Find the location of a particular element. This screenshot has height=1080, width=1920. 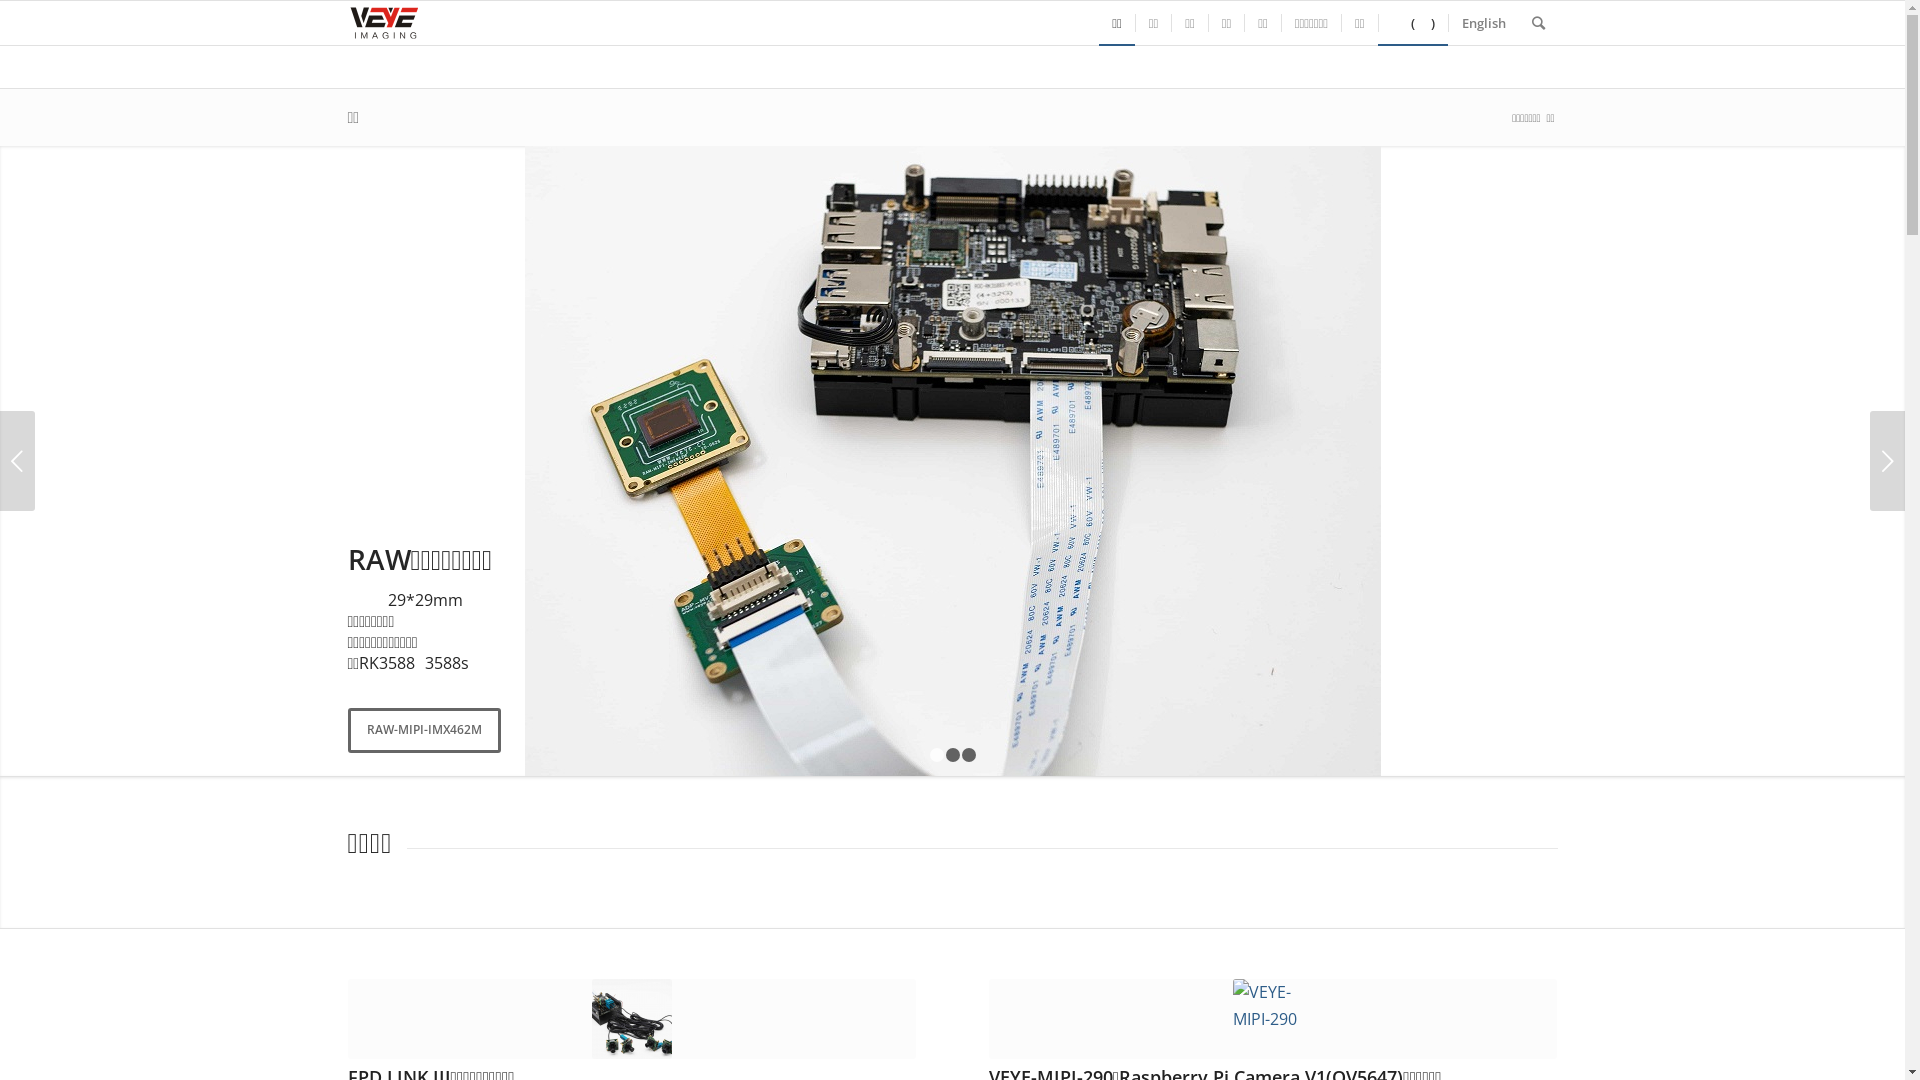

'1' is located at coordinates (929, 755).